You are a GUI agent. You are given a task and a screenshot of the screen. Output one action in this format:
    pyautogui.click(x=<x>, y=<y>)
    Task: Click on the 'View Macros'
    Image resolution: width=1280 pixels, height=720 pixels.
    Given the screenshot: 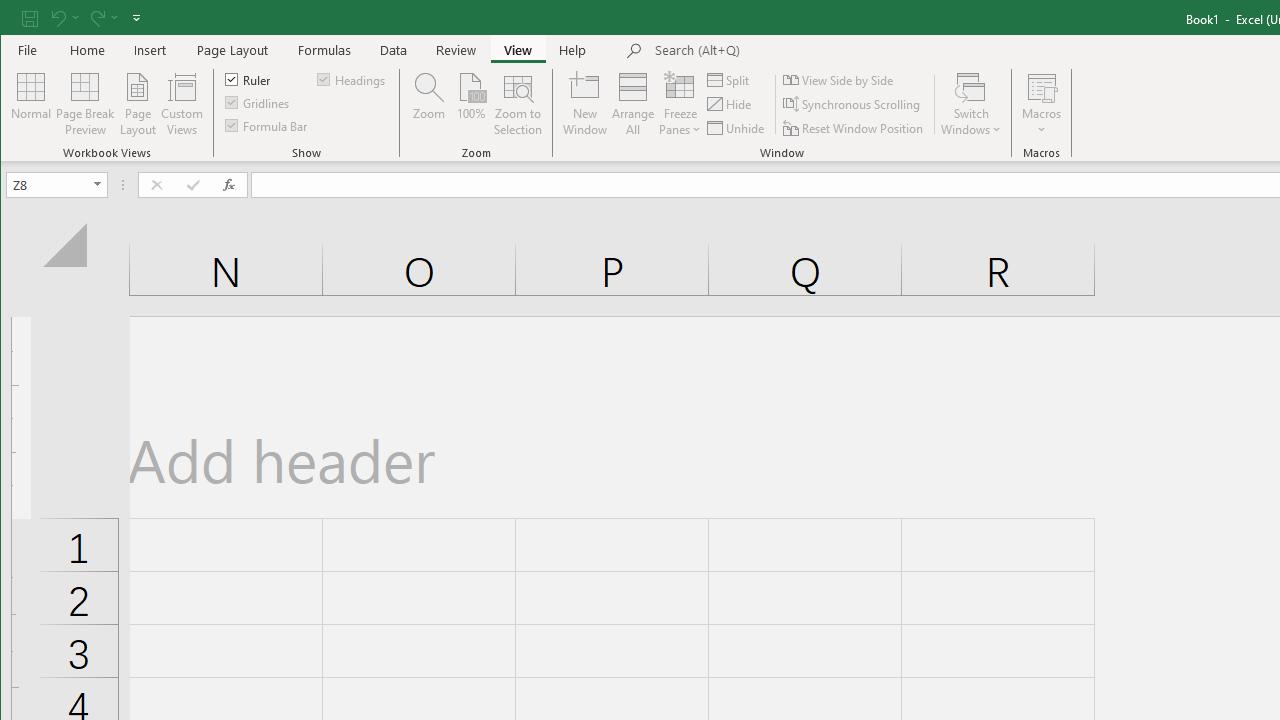 What is the action you would take?
    pyautogui.click(x=1040, y=85)
    